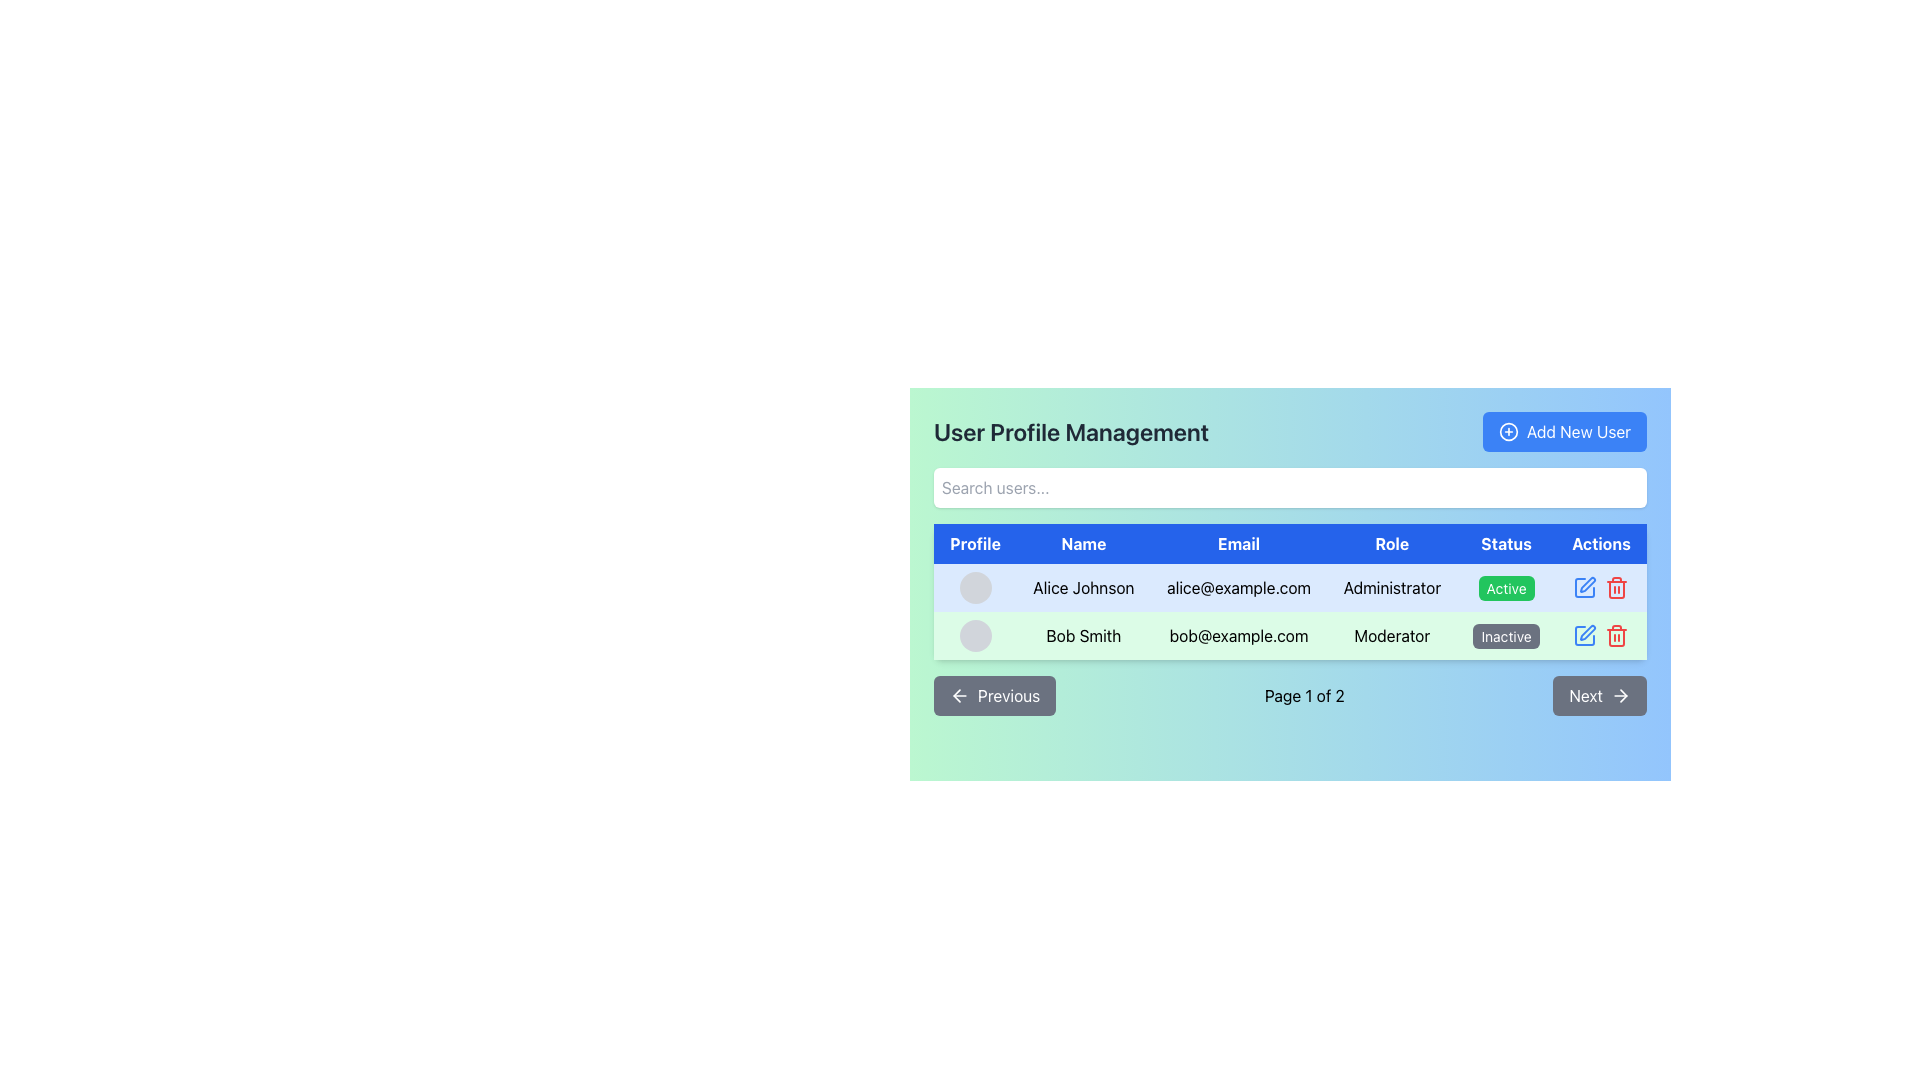 The height and width of the screenshot is (1080, 1920). What do you see at coordinates (975, 586) in the screenshot?
I see `the circular profile placeholder with a gray background in the 'Profile' column of the user management table for user 'Alice Johnson'` at bounding box center [975, 586].